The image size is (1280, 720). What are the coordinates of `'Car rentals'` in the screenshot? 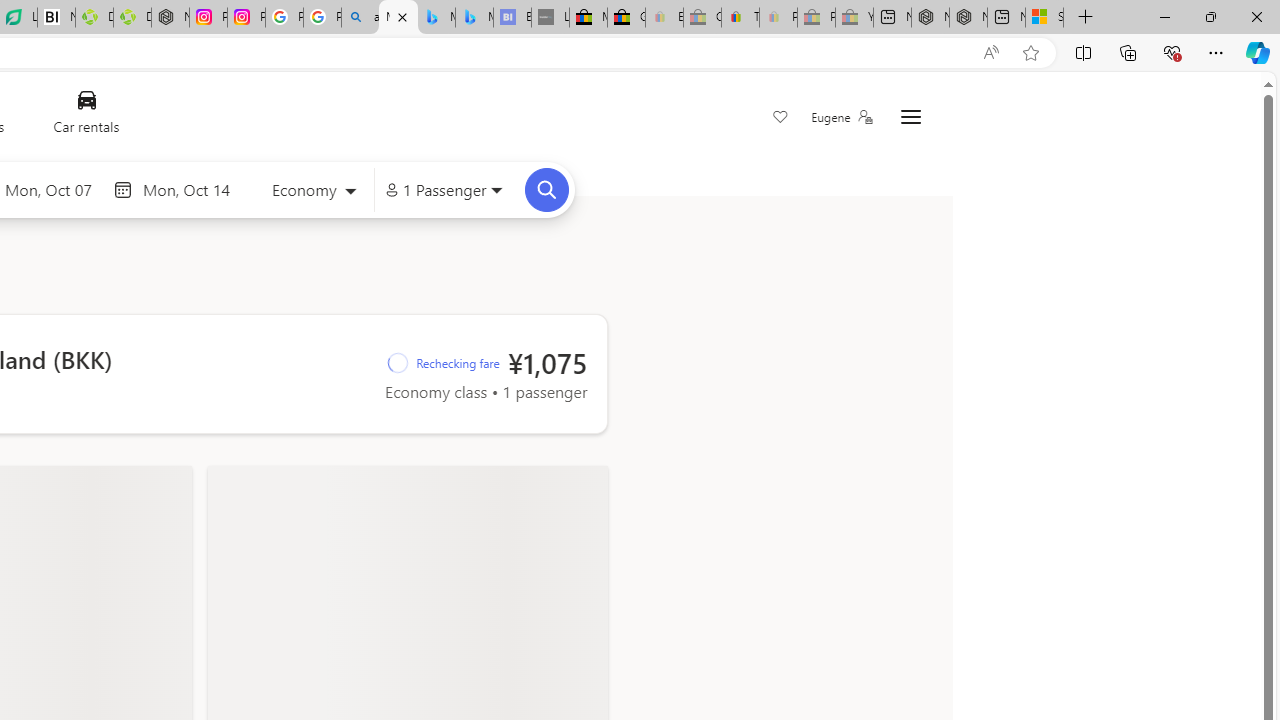 It's located at (85, 117).